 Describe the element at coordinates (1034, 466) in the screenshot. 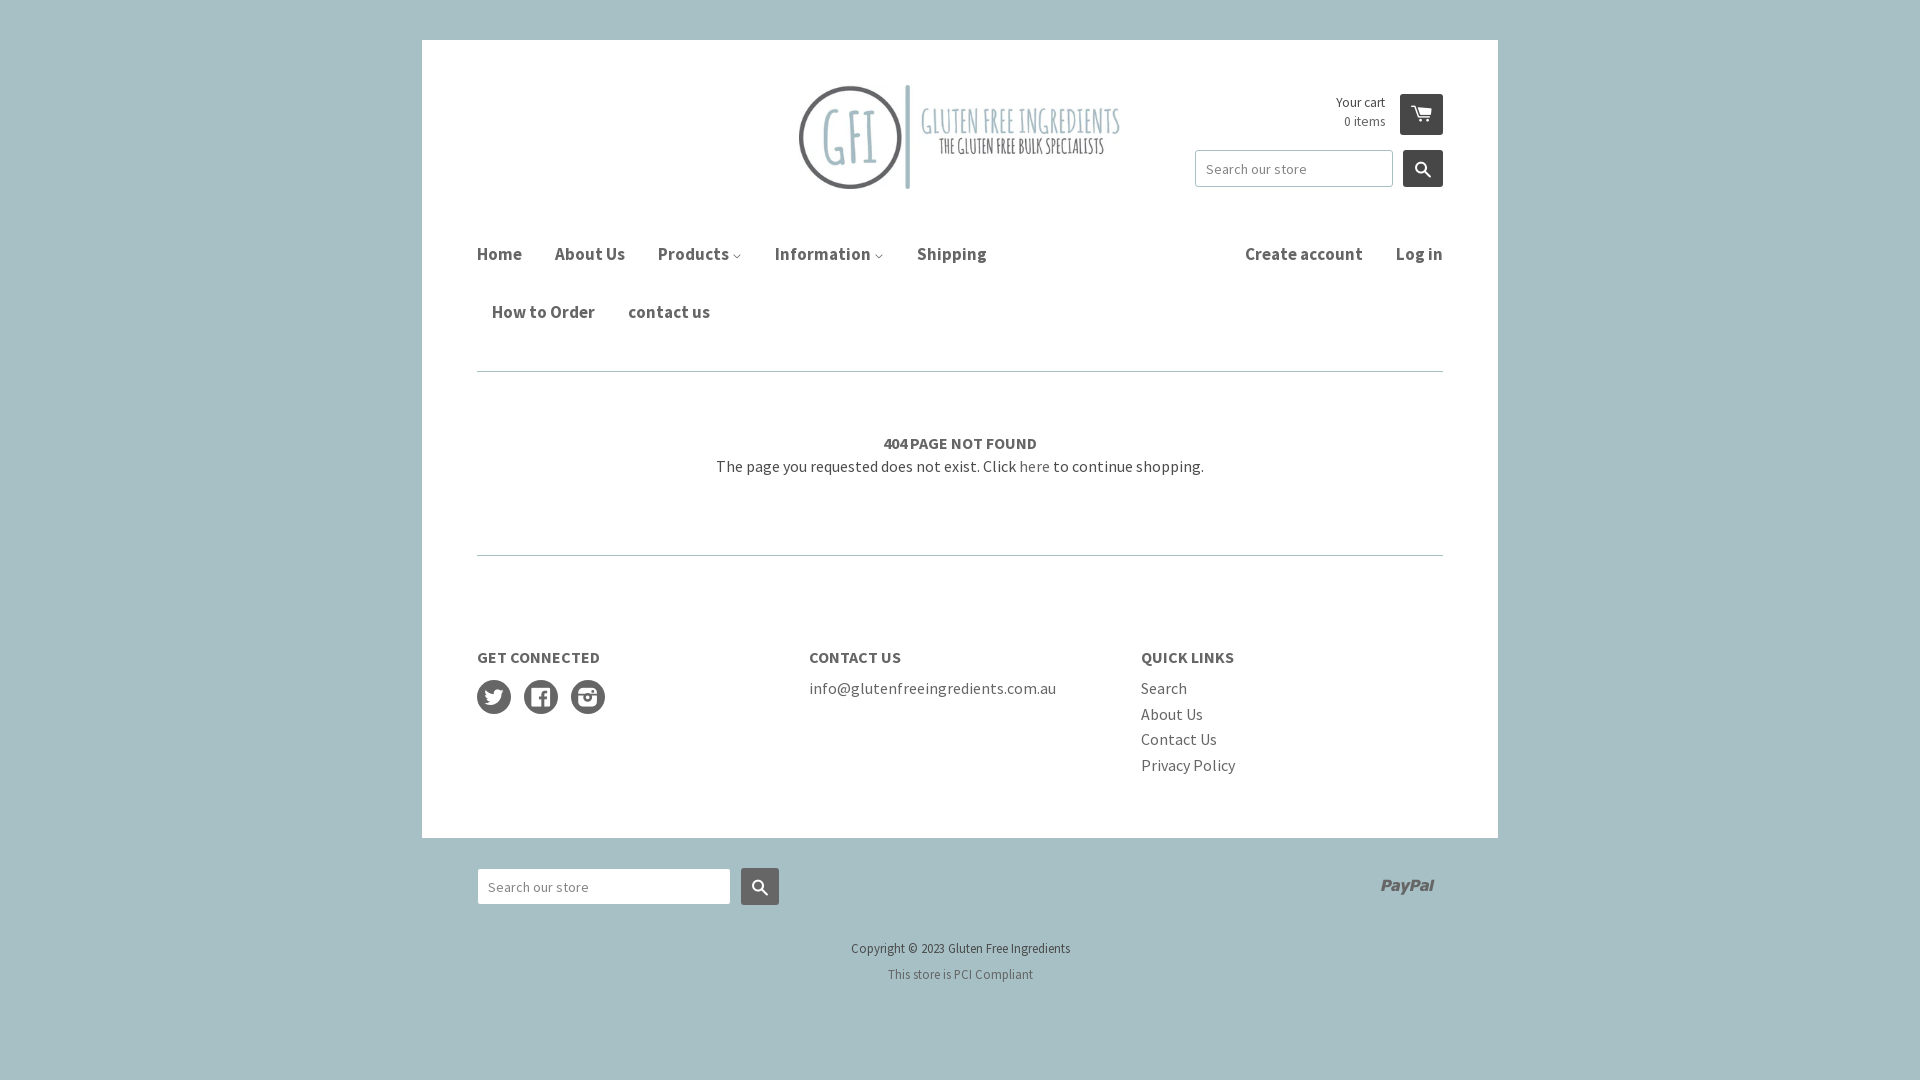

I see `'here'` at that location.